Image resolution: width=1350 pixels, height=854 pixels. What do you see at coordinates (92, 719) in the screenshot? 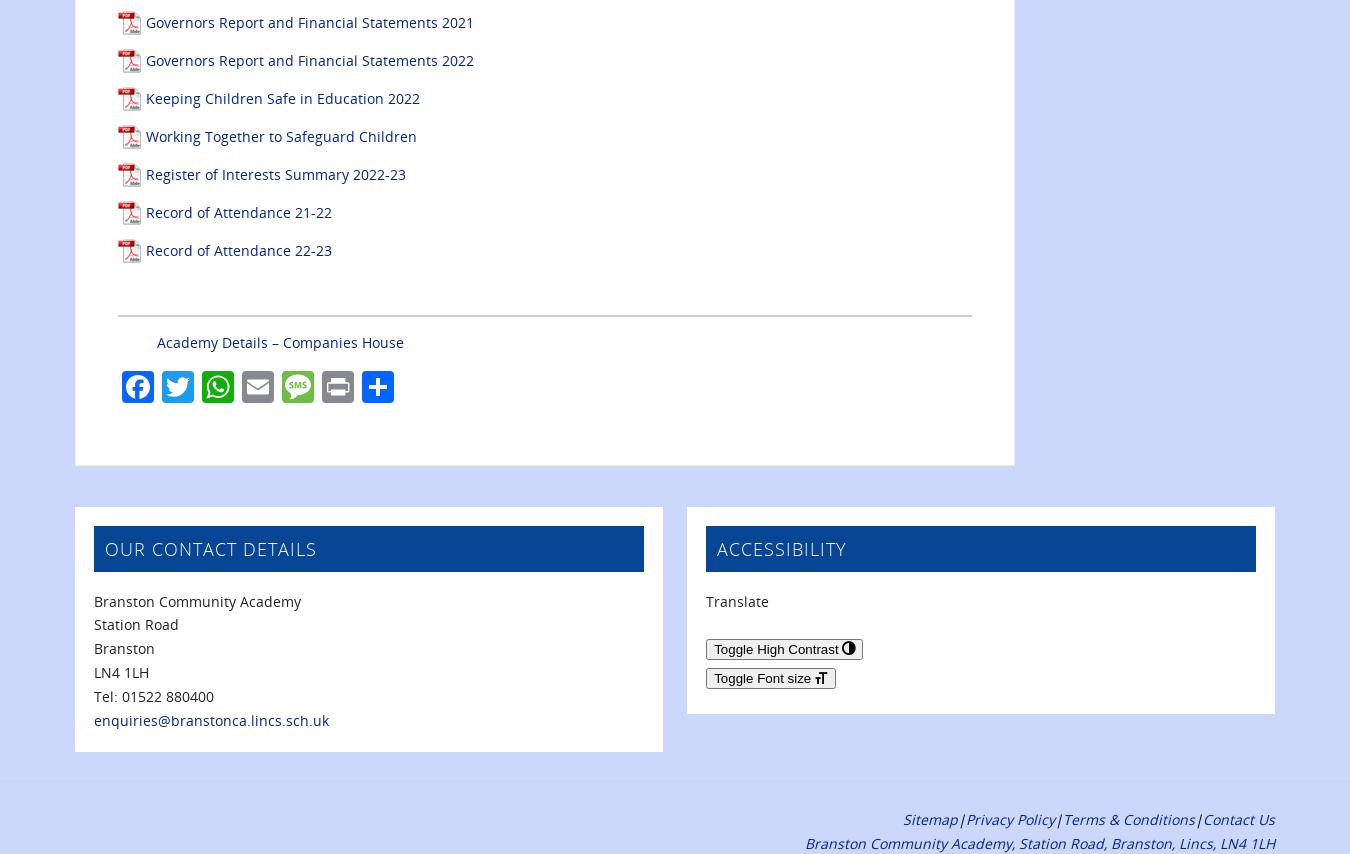
I see `'enquiries@branstonca.lincs.sch.uk'` at bounding box center [92, 719].